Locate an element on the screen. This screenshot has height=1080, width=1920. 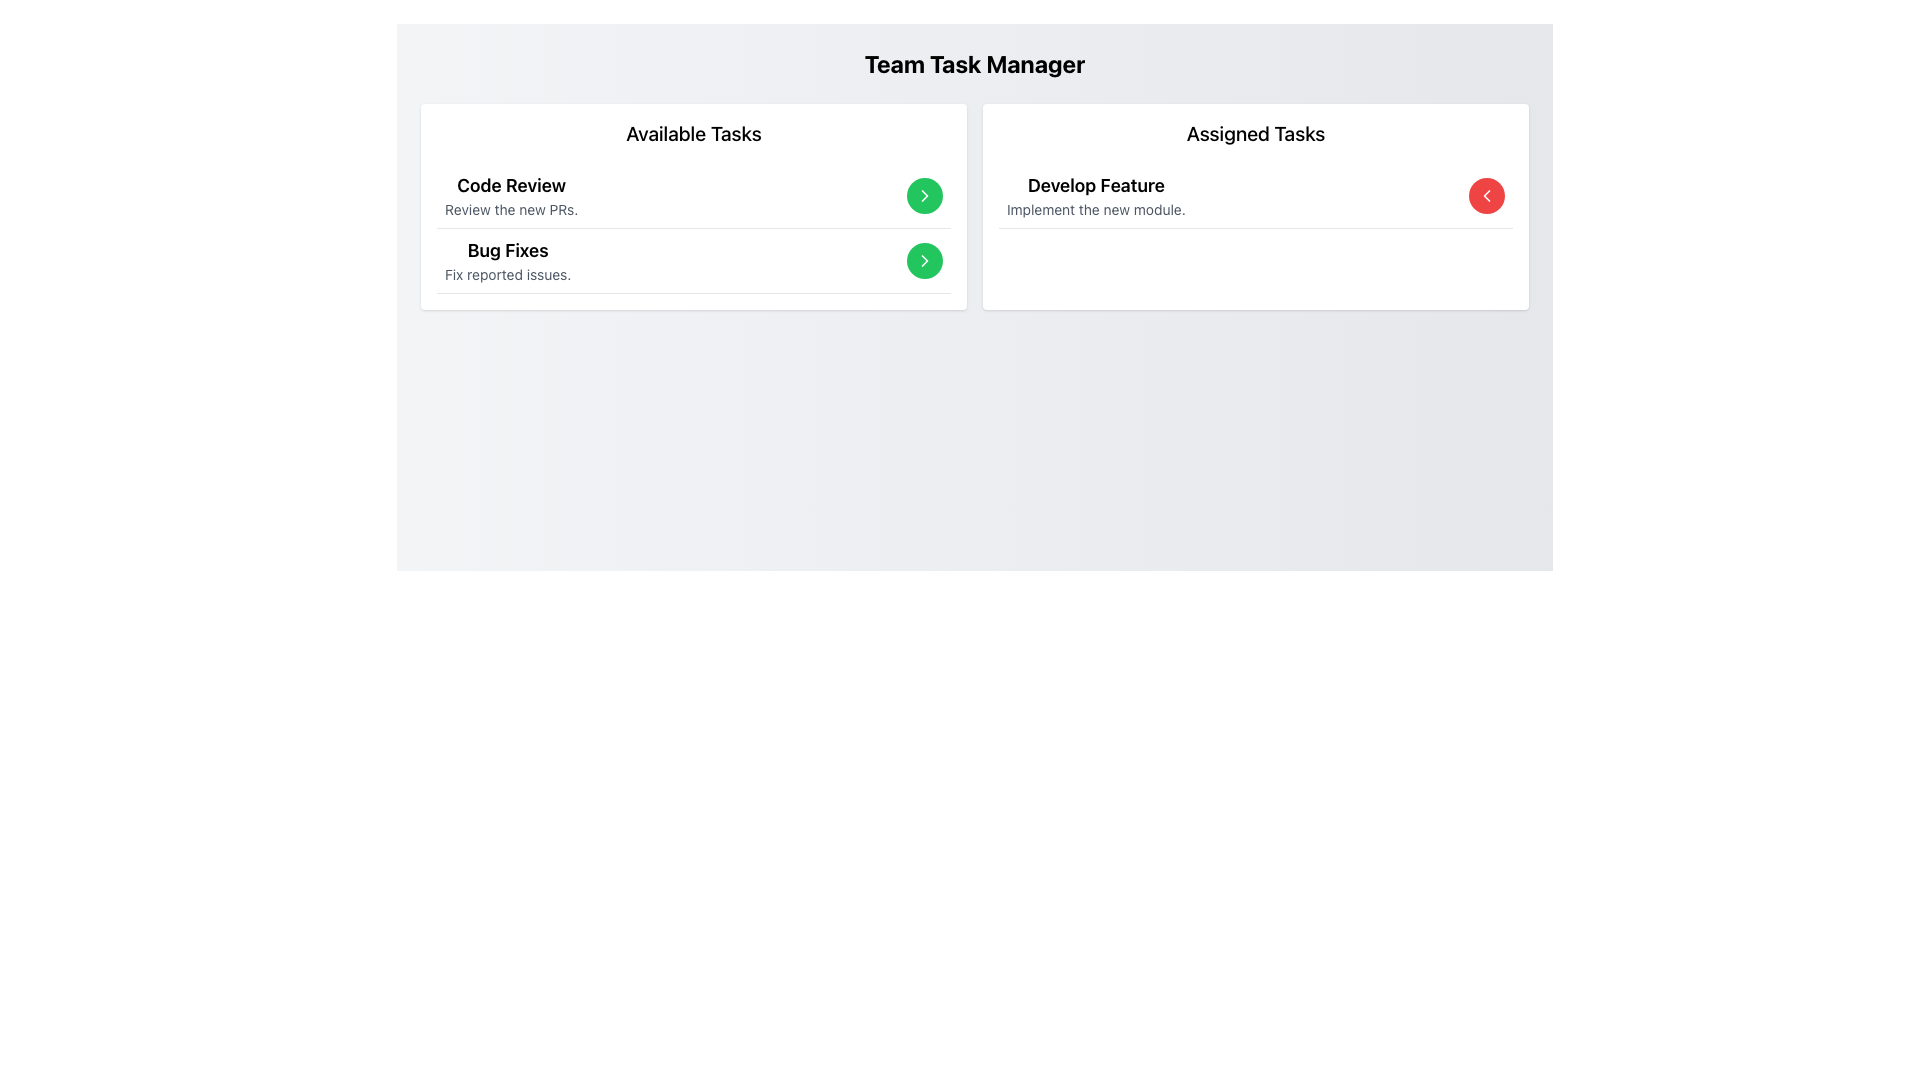
the text block titled 'Code Review' which features a bold title and a lighter subtitle, located in the left card titled 'Available Tasks' is located at coordinates (511, 196).